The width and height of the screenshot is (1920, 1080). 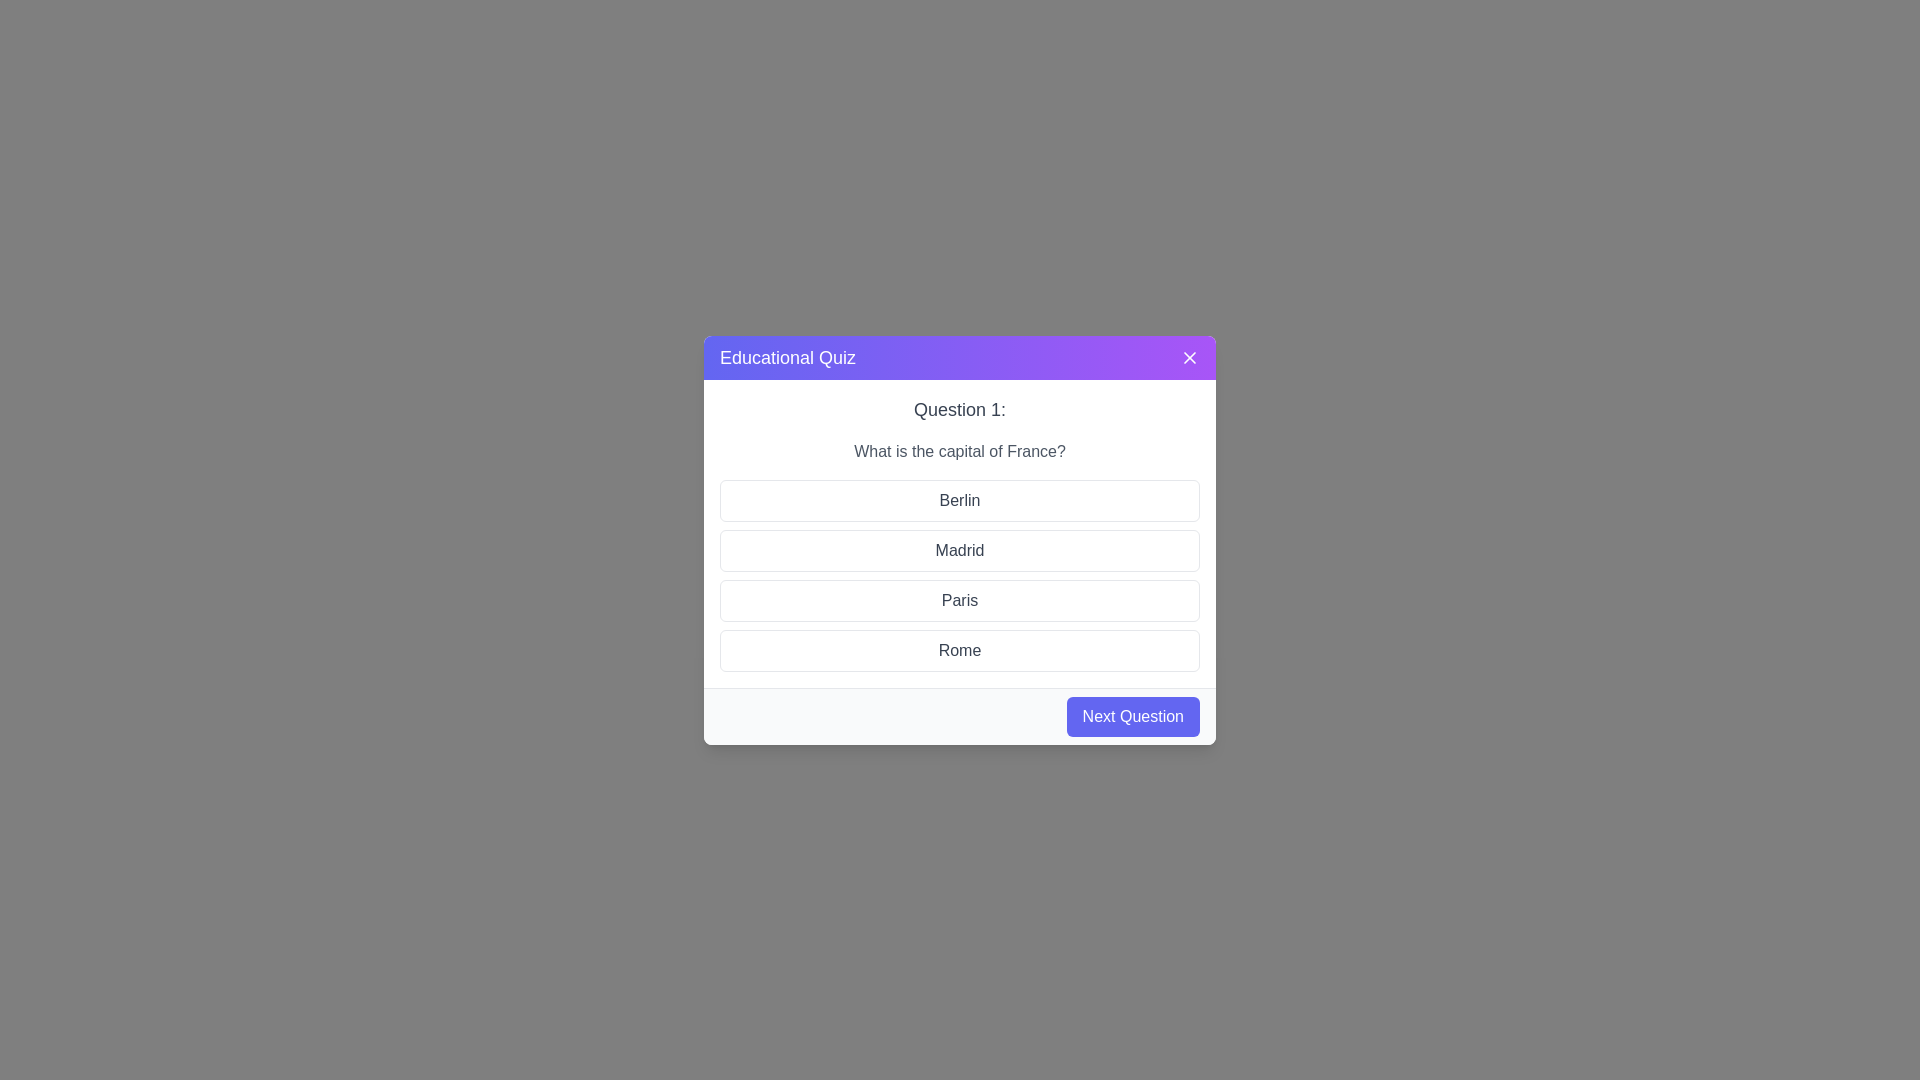 I want to click on the button located at the bottom-right corner of the modal dialog box to proceed to the next question in the quiz interface, so click(x=1133, y=715).